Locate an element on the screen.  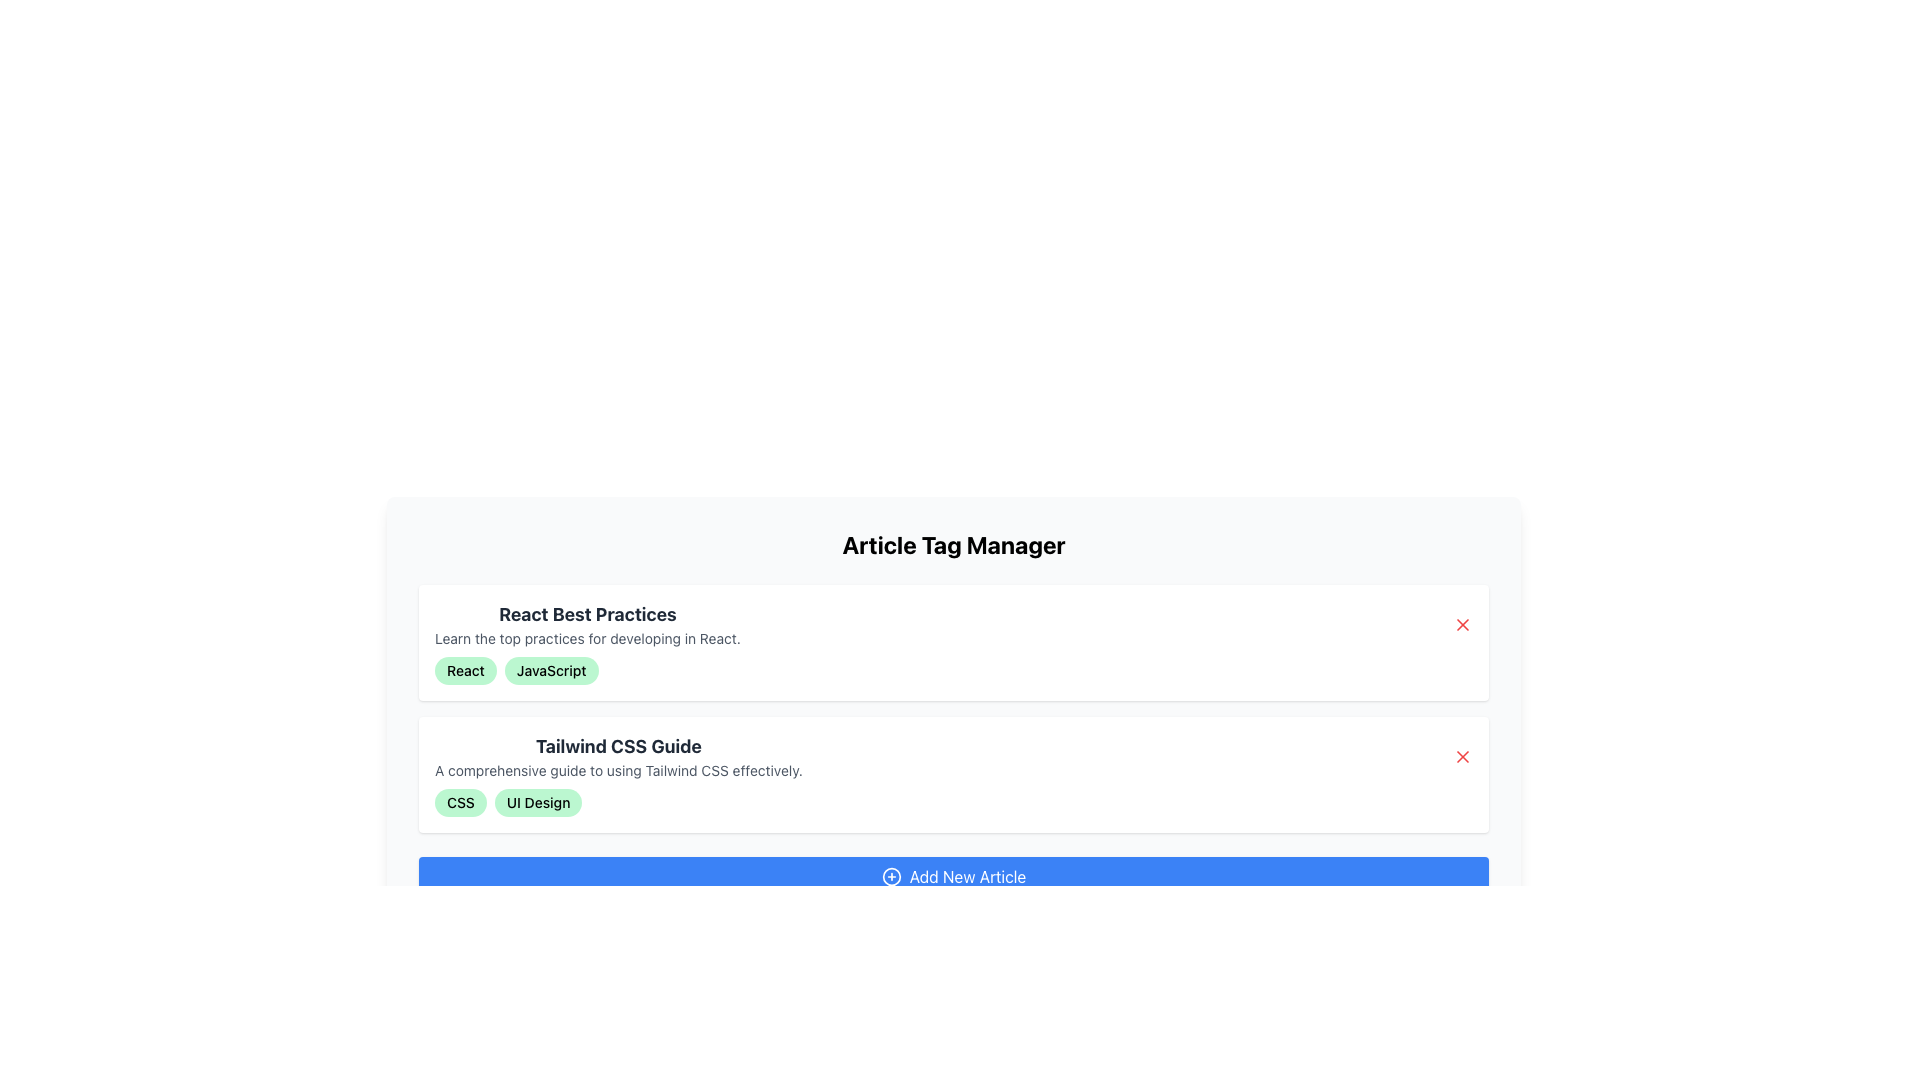
content displayed in the Text Display located at the topmost item in the list under the header 'Article Tag Manager', centered horizontally and above the green tags 'React' and 'JavaScript' is located at coordinates (586, 623).